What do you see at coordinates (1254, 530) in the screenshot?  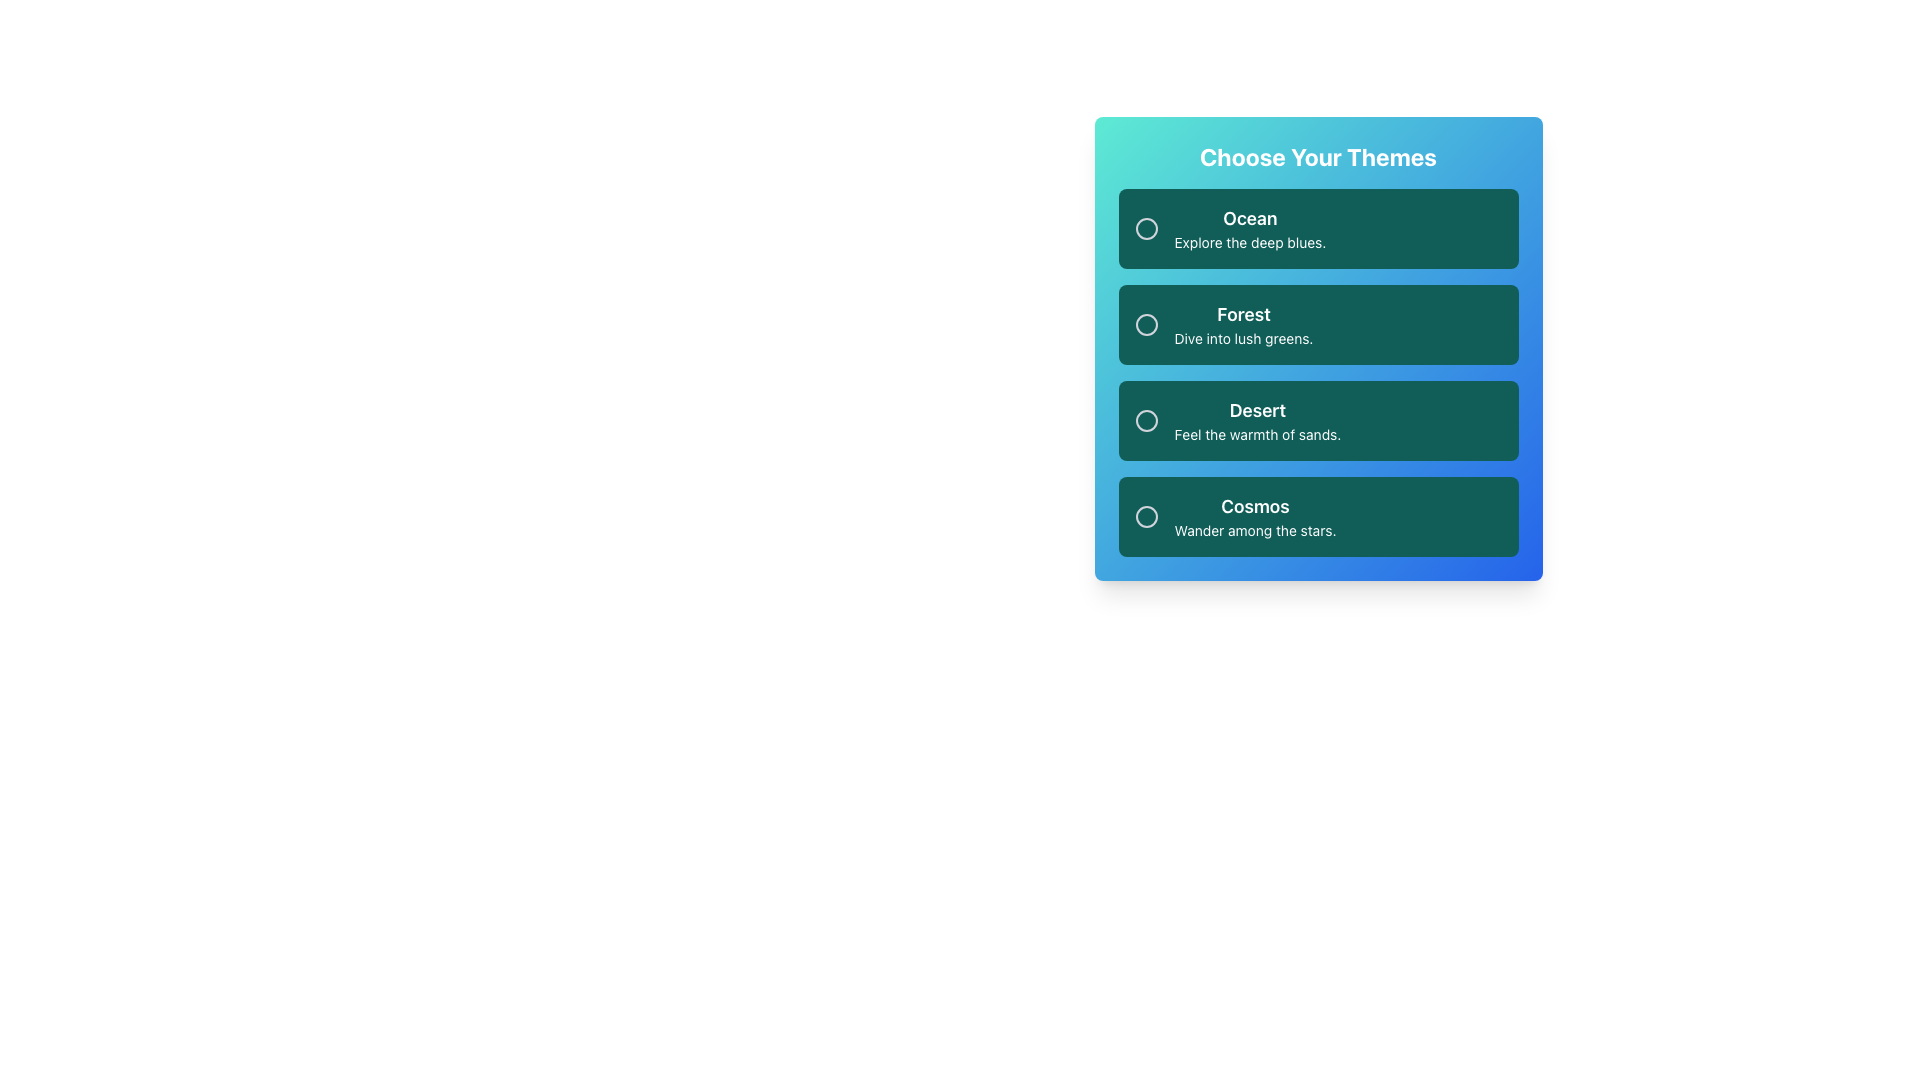 I see `the descriptive subtitle text label for the 'Cosmos' option, located in the fourth choice card of the theme selection panel` at bounding box center [1254, 530].